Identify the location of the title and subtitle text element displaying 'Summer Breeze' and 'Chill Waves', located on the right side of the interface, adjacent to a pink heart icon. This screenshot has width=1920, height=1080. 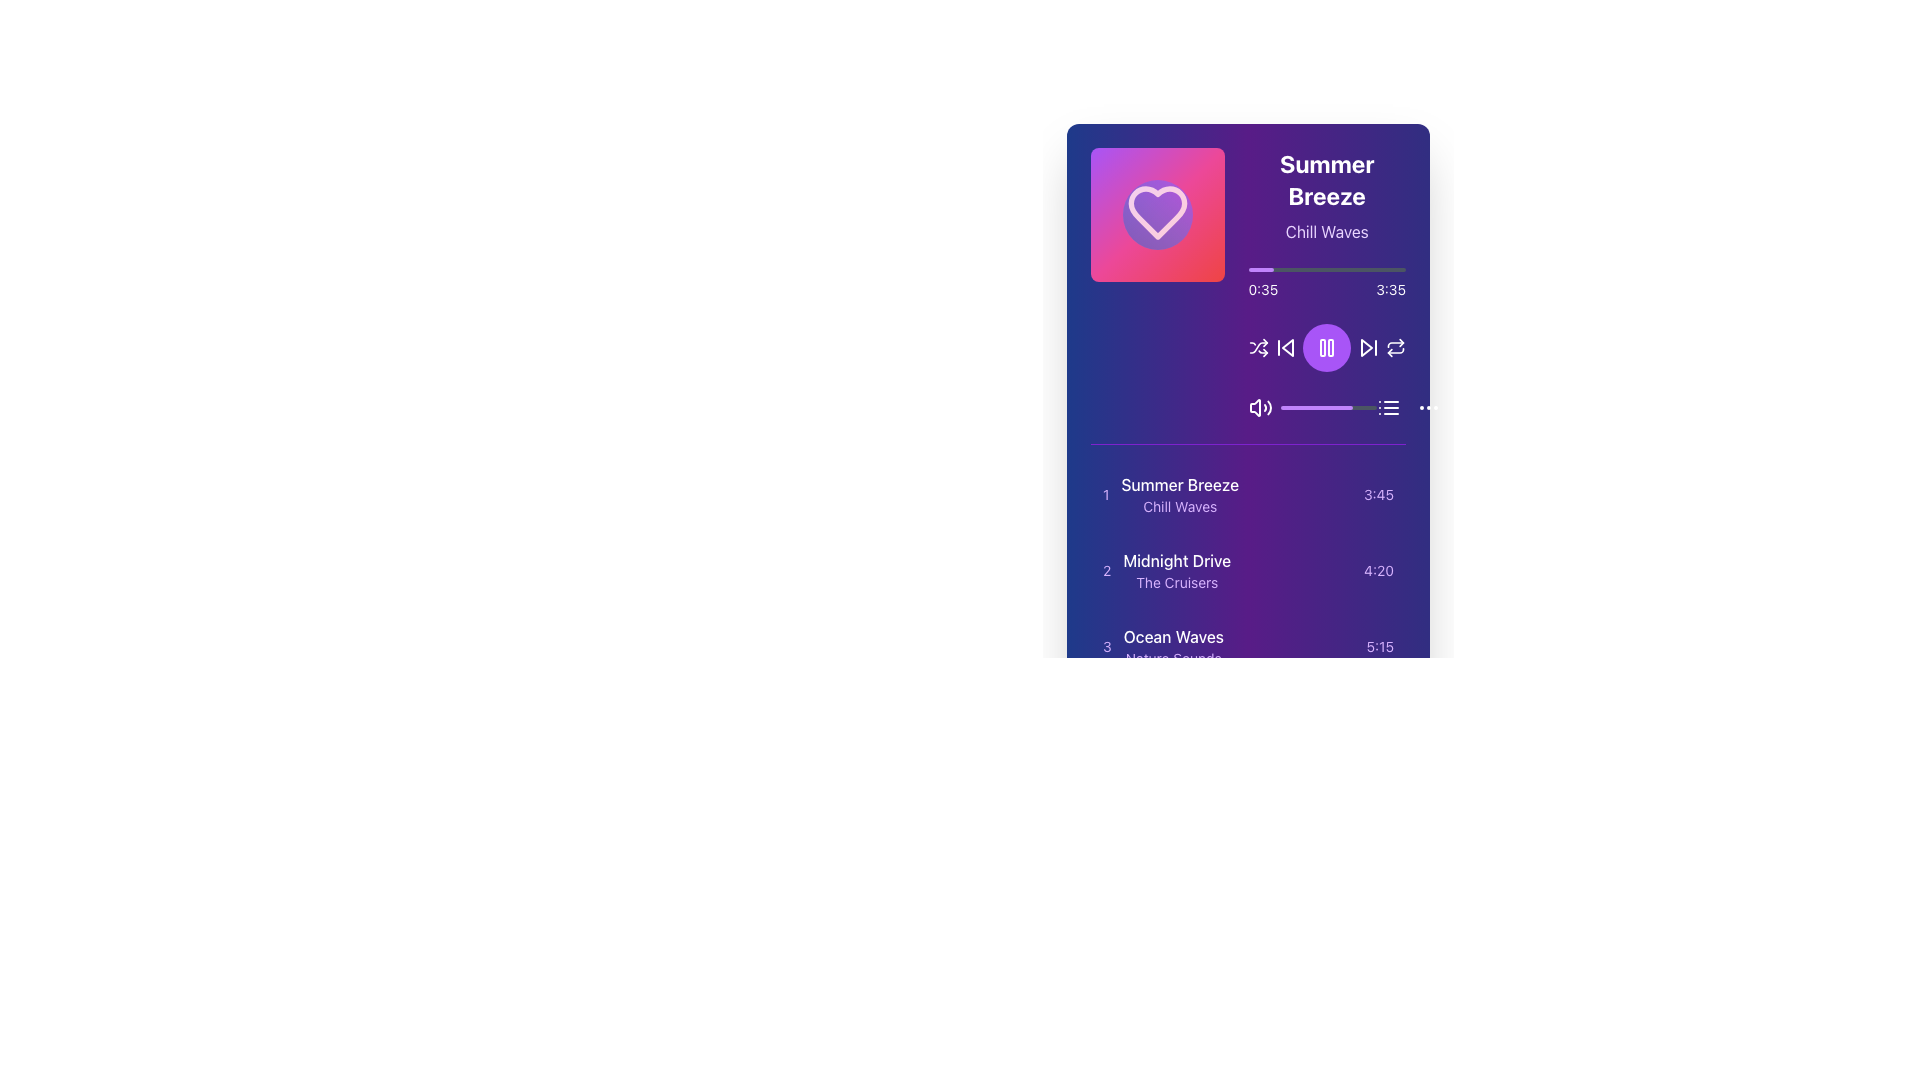
(1327, 196).